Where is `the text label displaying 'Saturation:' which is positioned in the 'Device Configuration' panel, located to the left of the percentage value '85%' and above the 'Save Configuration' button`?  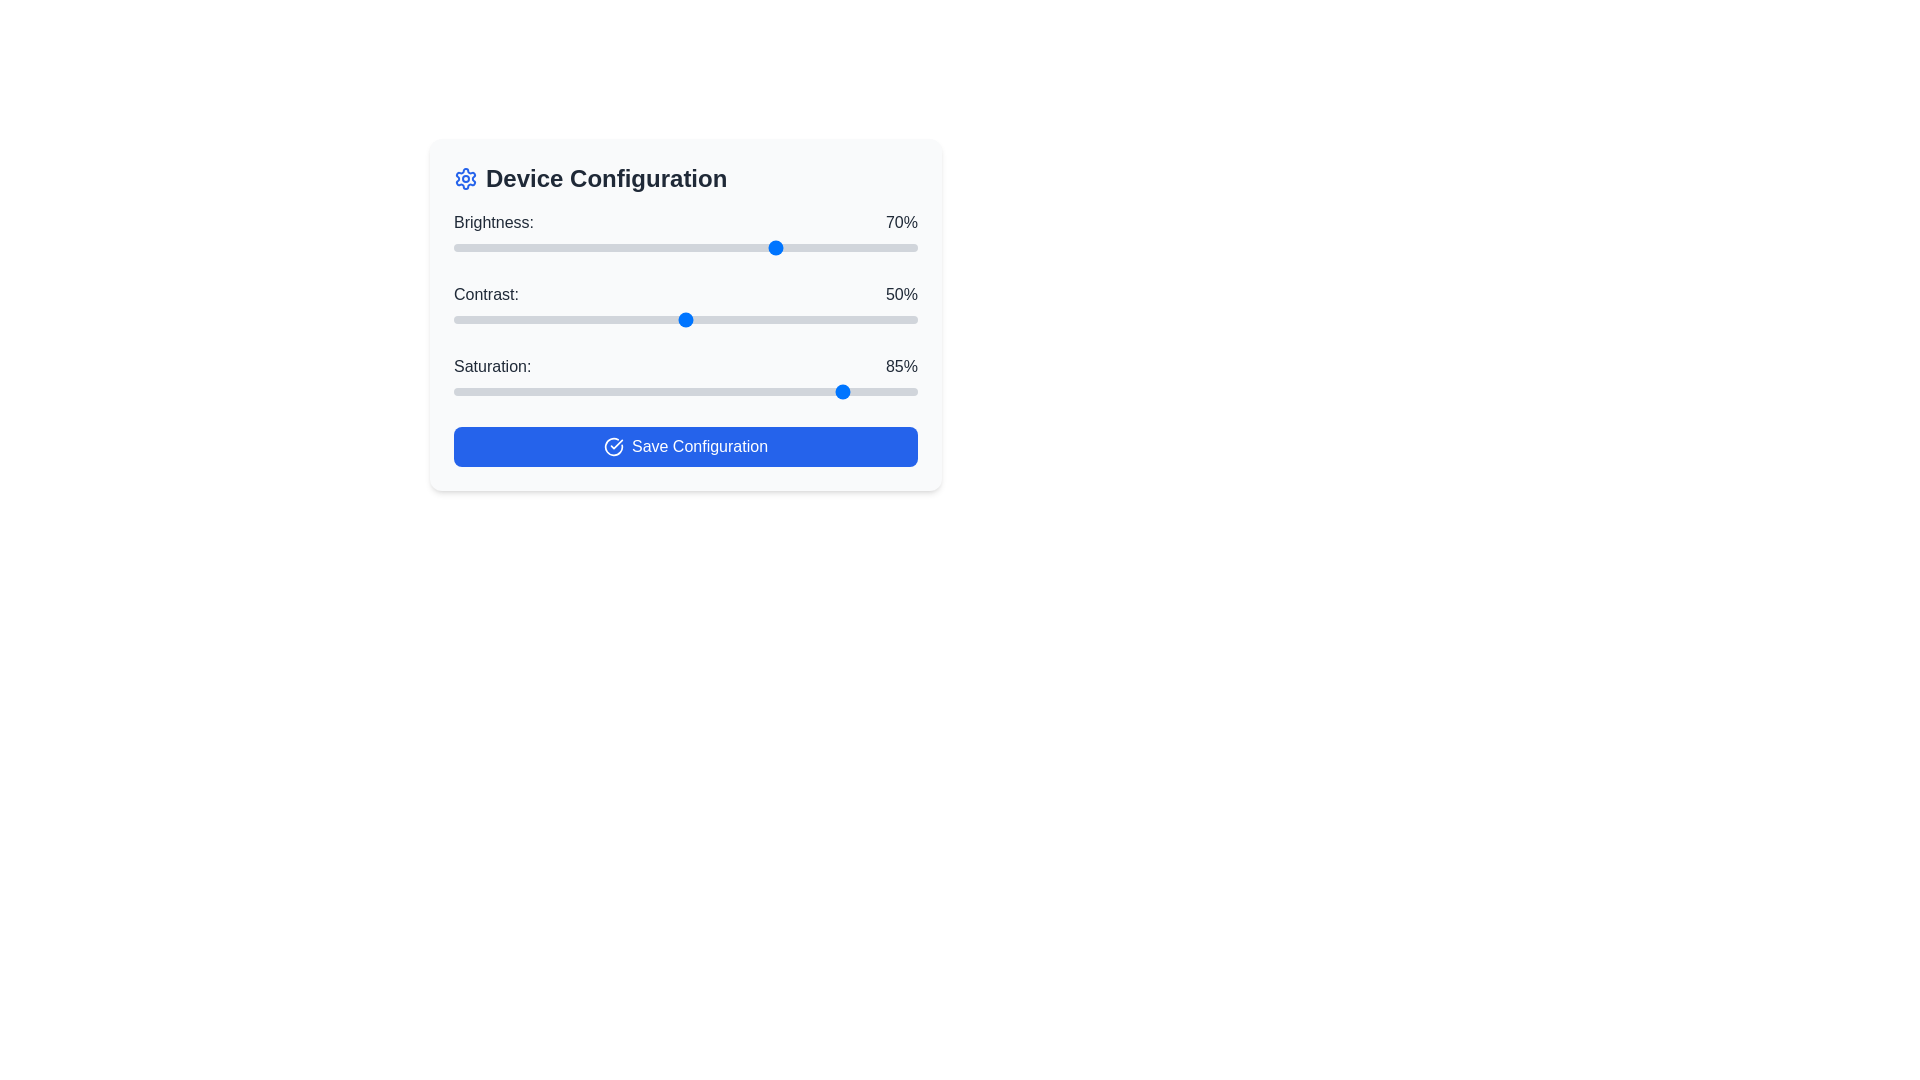 the text label displaying 'Saturation:' which is positioned in the 'Device Configuration' panel, located to the left of the percentage value '85%' and above the 'Save Configuration' button is located at coordinates (492, 366).